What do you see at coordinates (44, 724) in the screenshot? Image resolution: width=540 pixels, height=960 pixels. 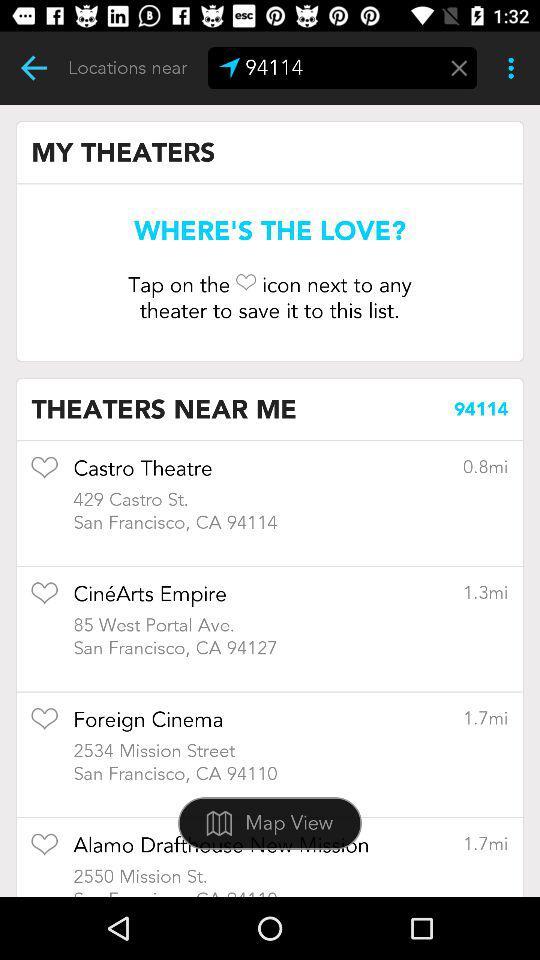 I see `item to favorites` at bounding box center [44, 724].